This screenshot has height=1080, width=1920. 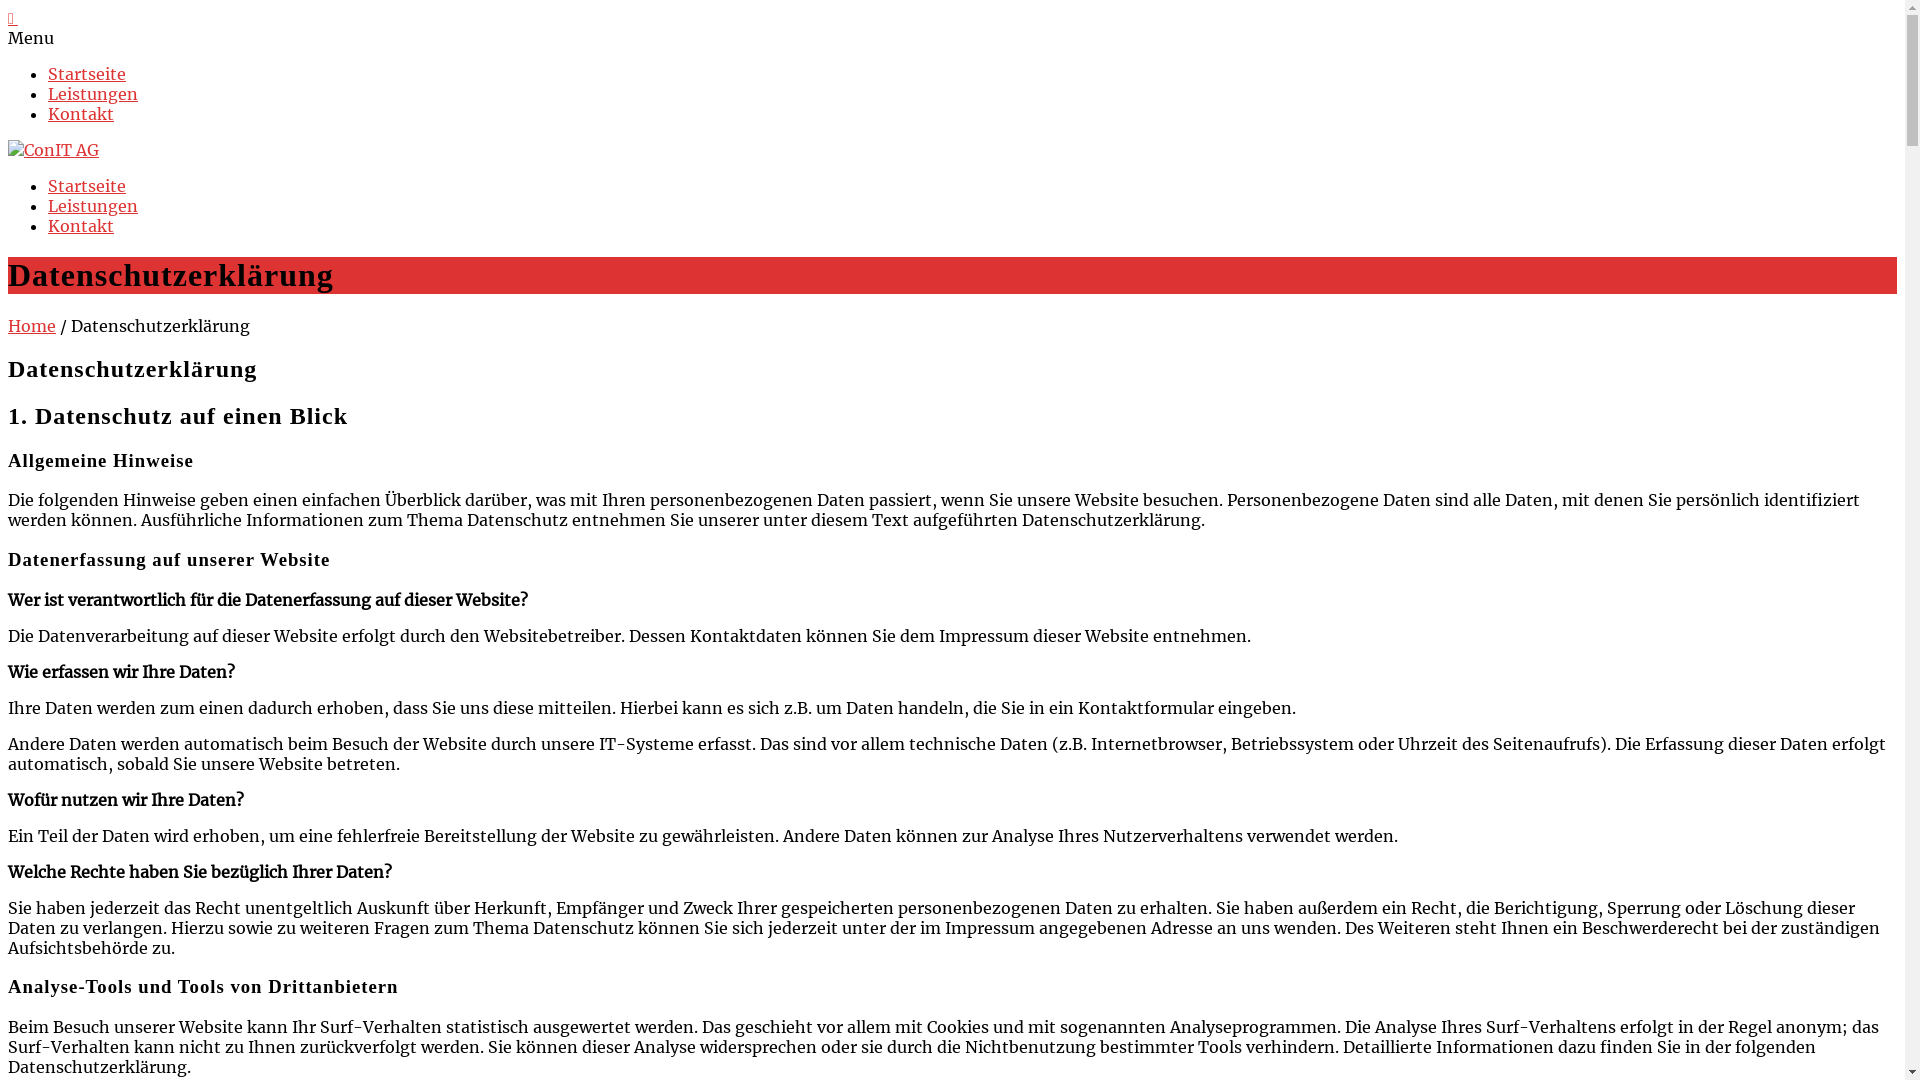 What do you see at coordinates (13, 18) in the screenshot?
I see `' '` at bounding box center [13, 18].